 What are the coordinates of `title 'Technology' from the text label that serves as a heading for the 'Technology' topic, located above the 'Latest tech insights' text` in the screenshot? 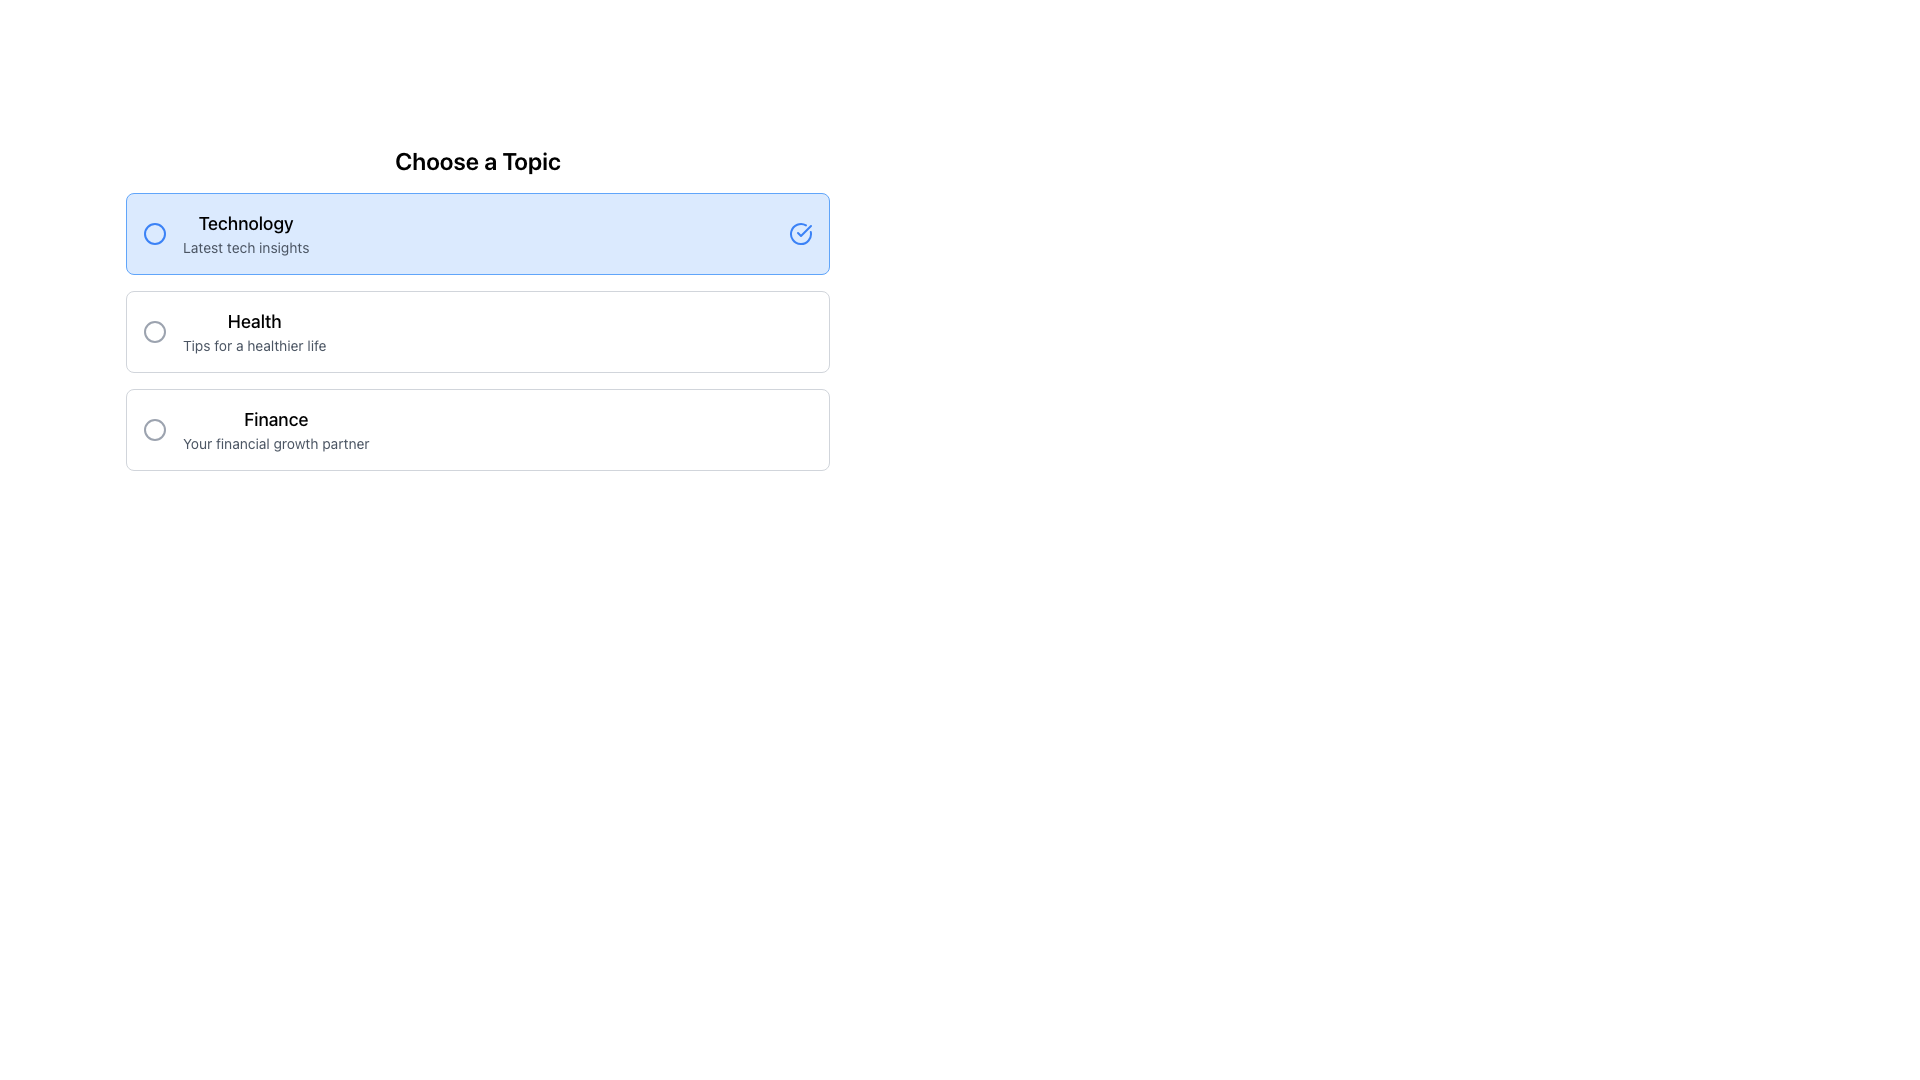 It's located at (245, 223).